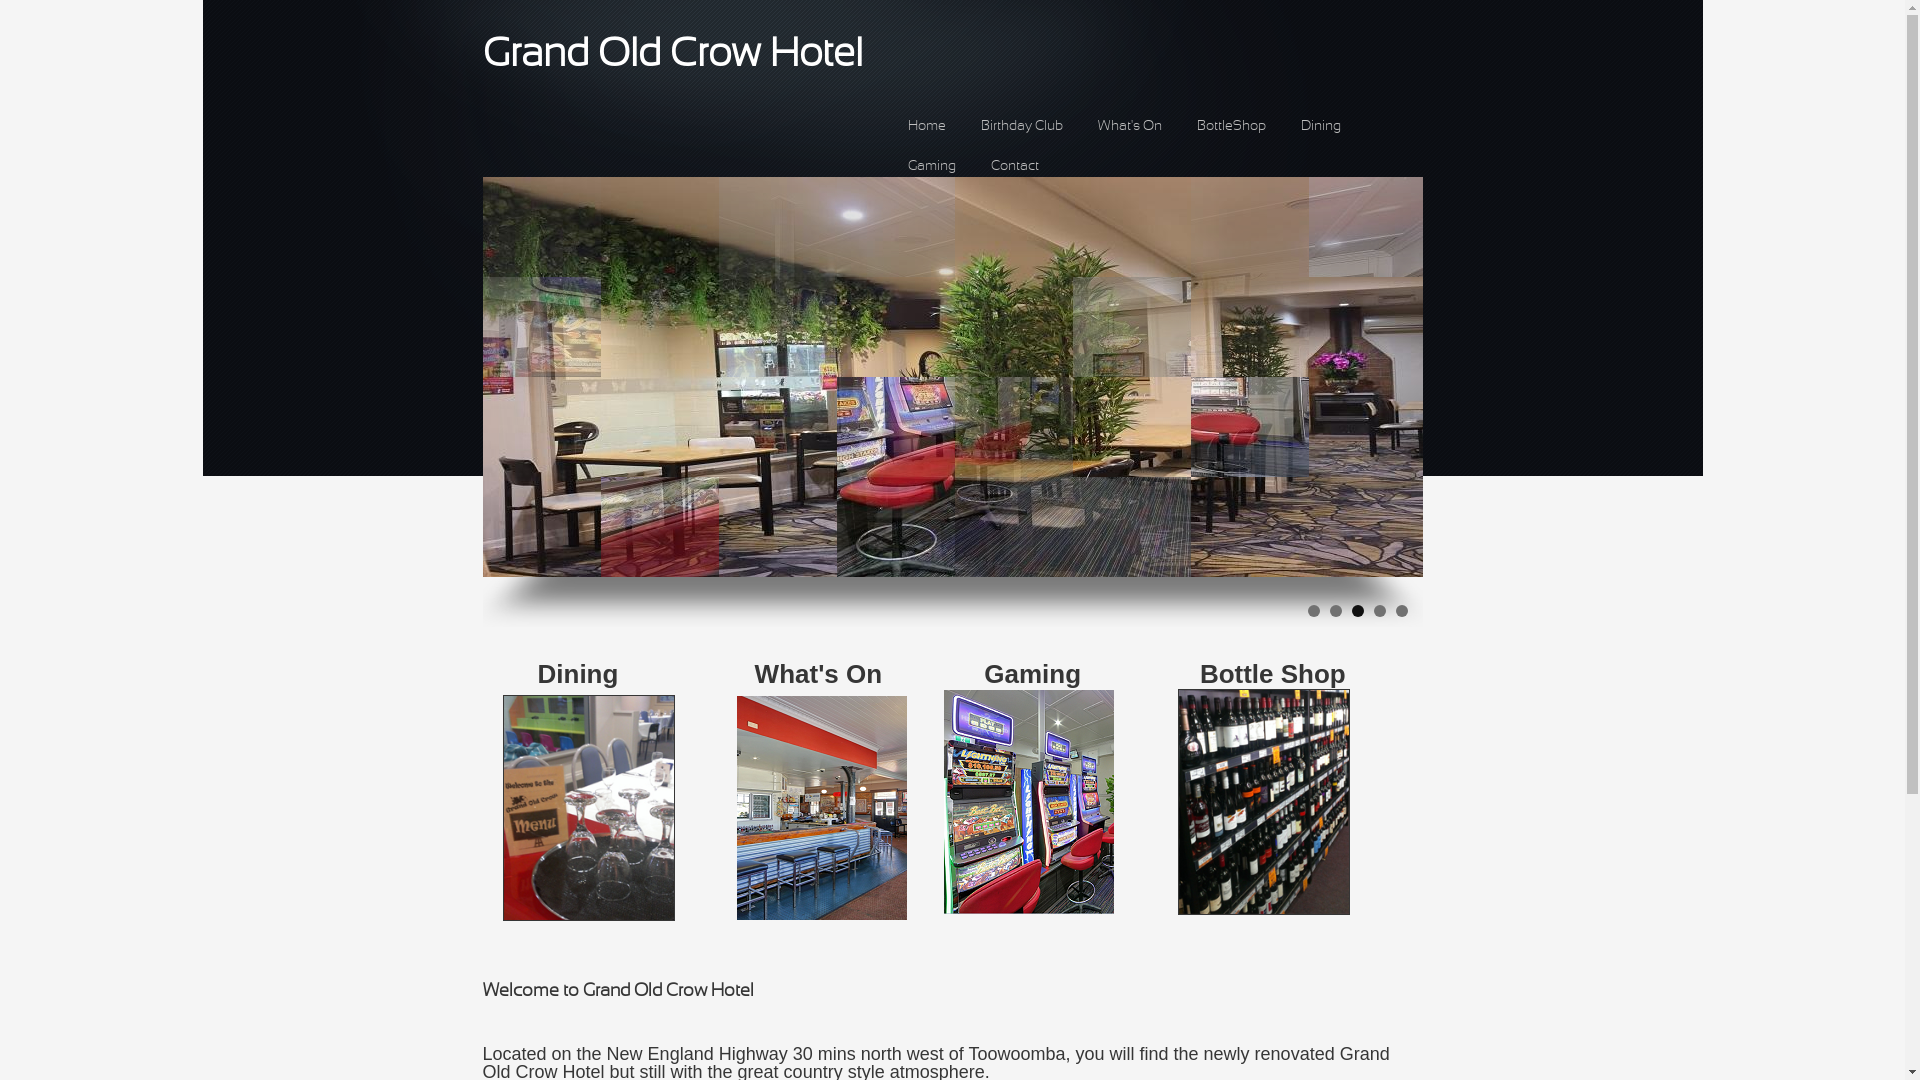 The width and height of the screenshot is (1920, 1080). I want to click on '5', so click(1400, 609).